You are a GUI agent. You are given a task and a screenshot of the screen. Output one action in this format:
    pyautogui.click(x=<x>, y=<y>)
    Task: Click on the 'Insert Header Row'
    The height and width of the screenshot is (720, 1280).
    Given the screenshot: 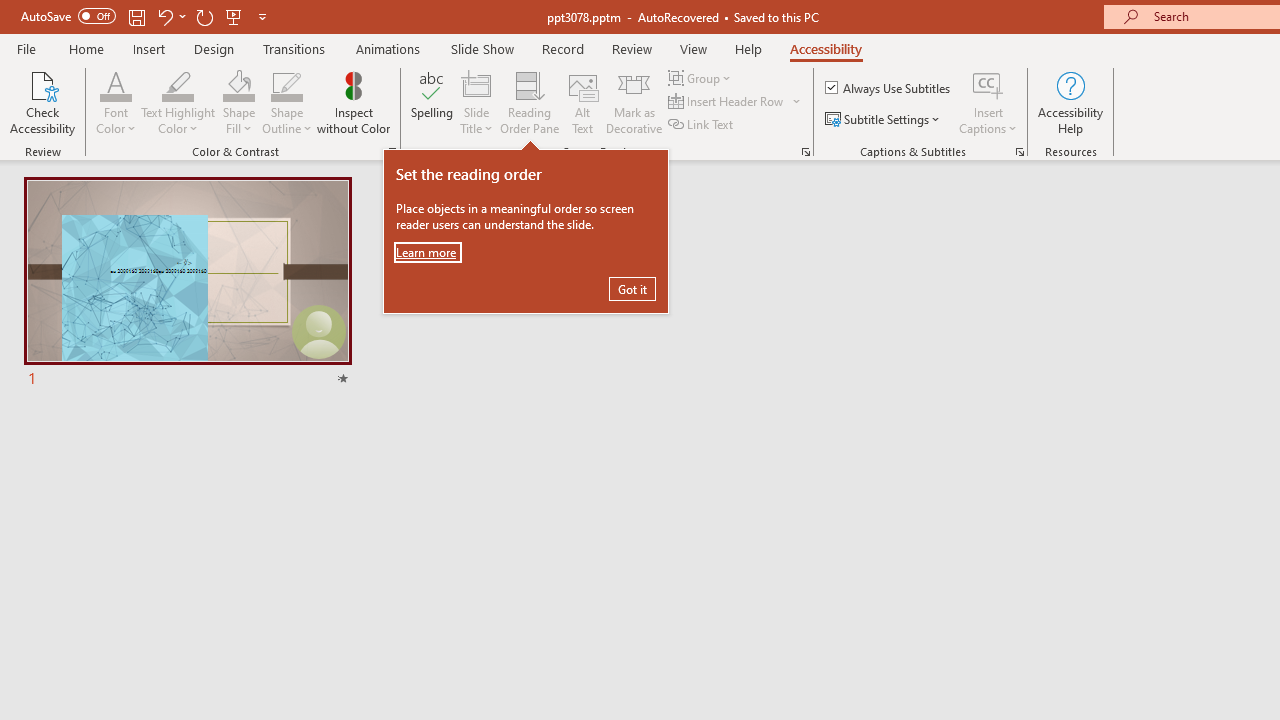 What is the action you would take?
    pyautogui.click(x=726, y=101)
    